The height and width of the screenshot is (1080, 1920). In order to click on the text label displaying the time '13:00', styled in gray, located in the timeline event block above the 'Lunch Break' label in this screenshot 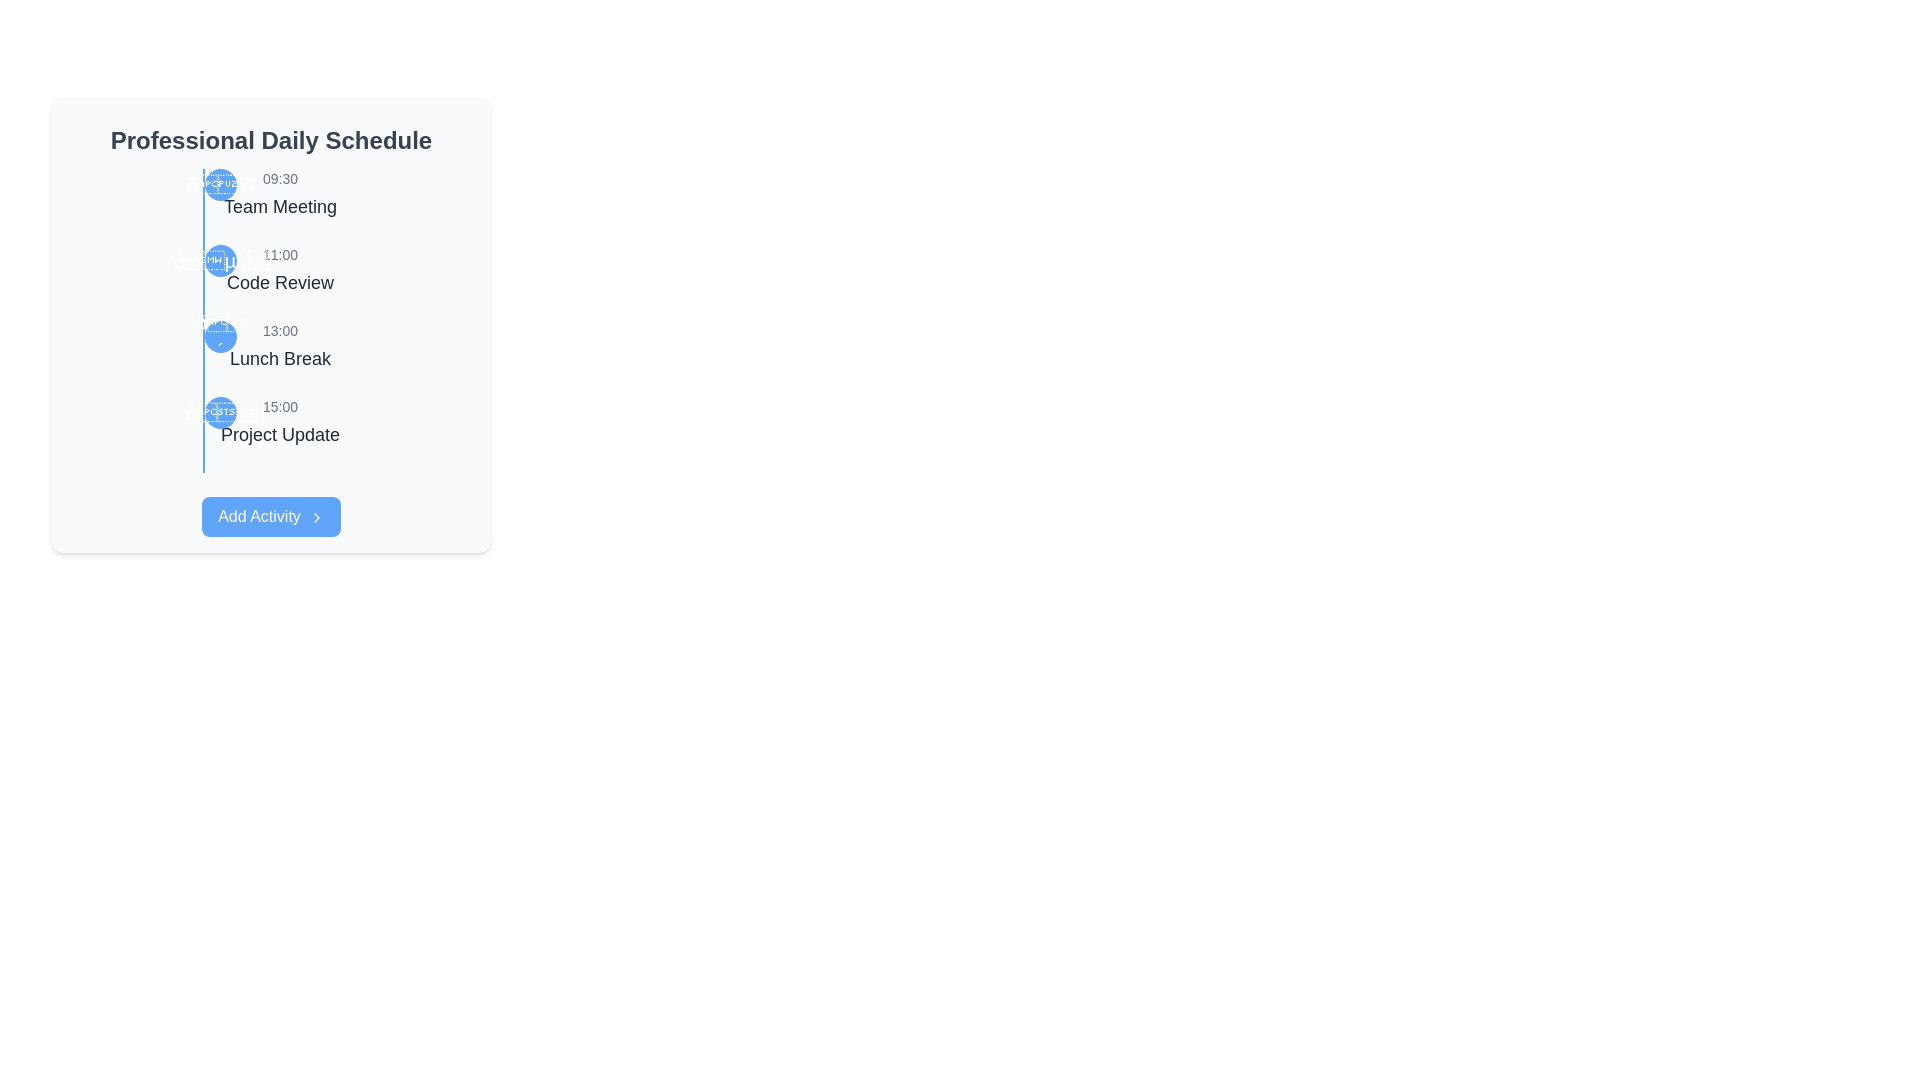, I will do `click(279, 330)`.